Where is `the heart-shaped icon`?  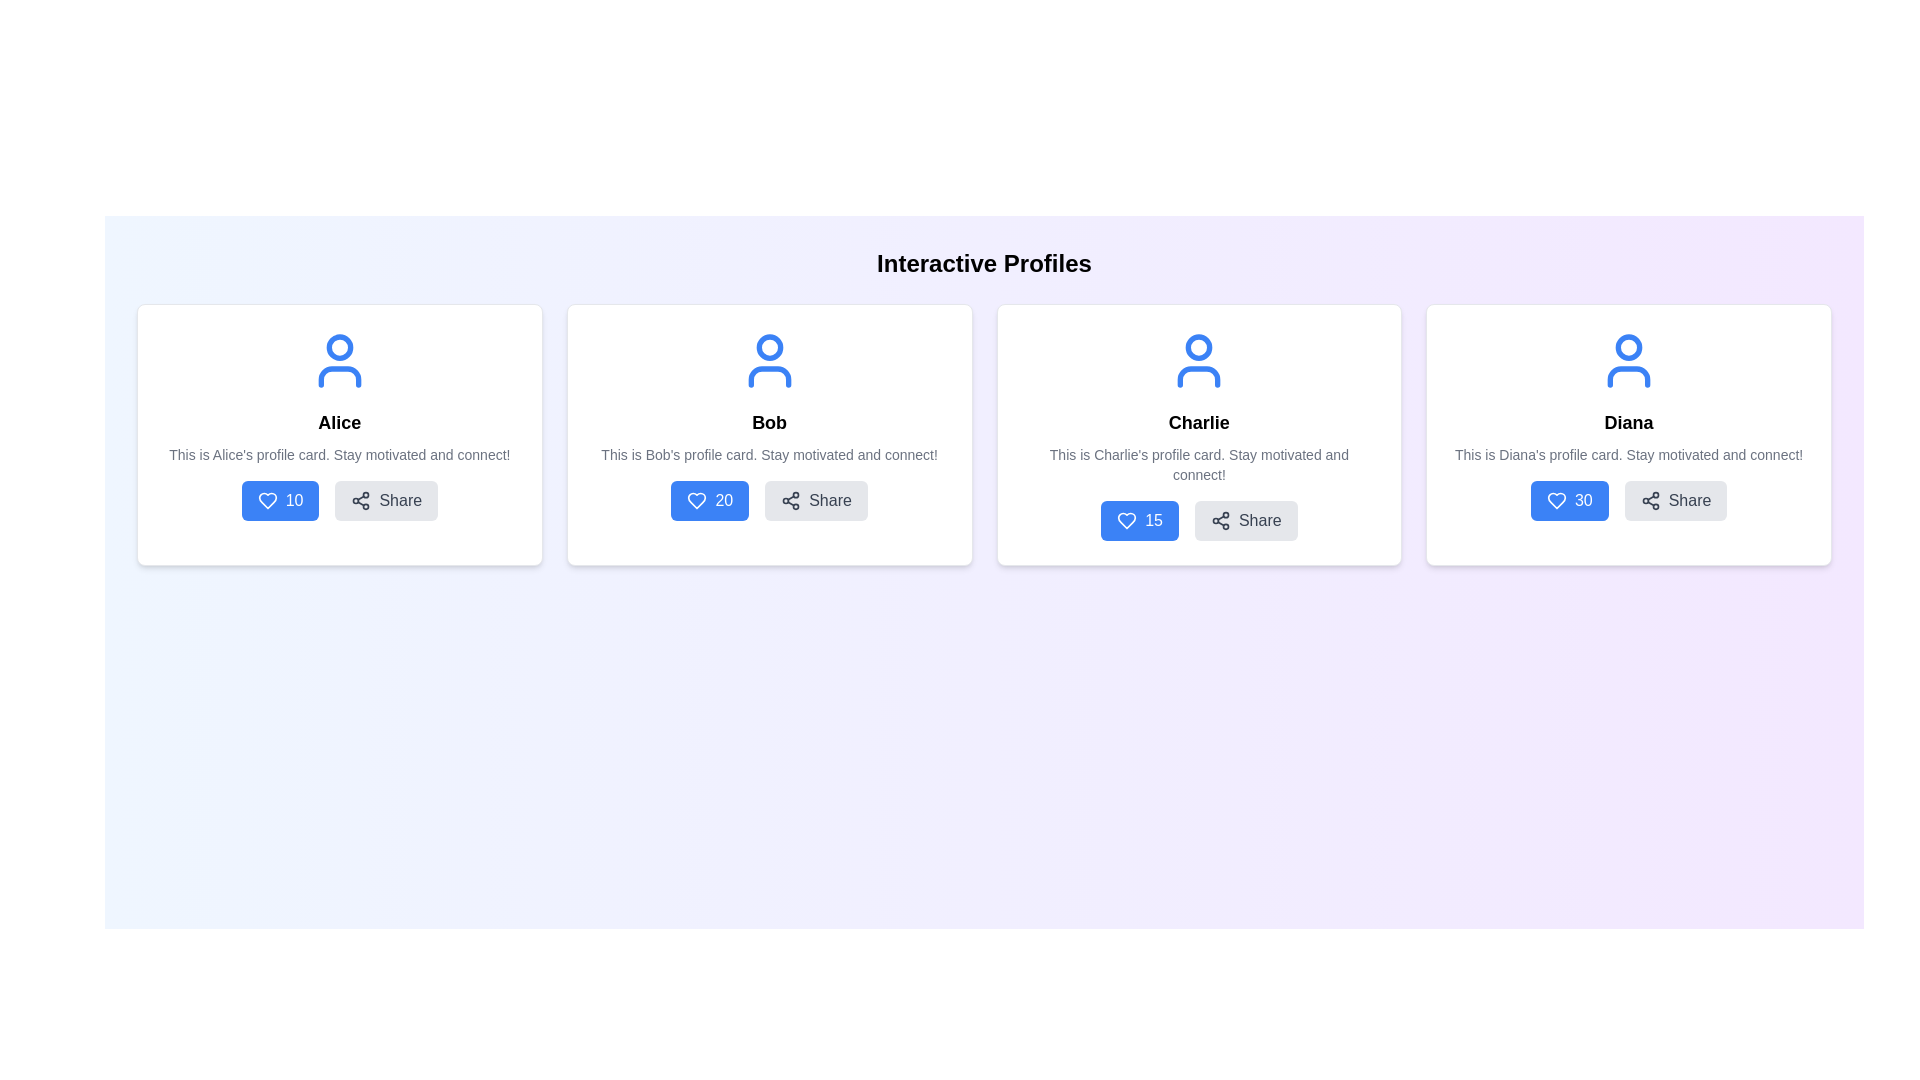 the heart-shaped icon is located at coordinates (1127, 519).